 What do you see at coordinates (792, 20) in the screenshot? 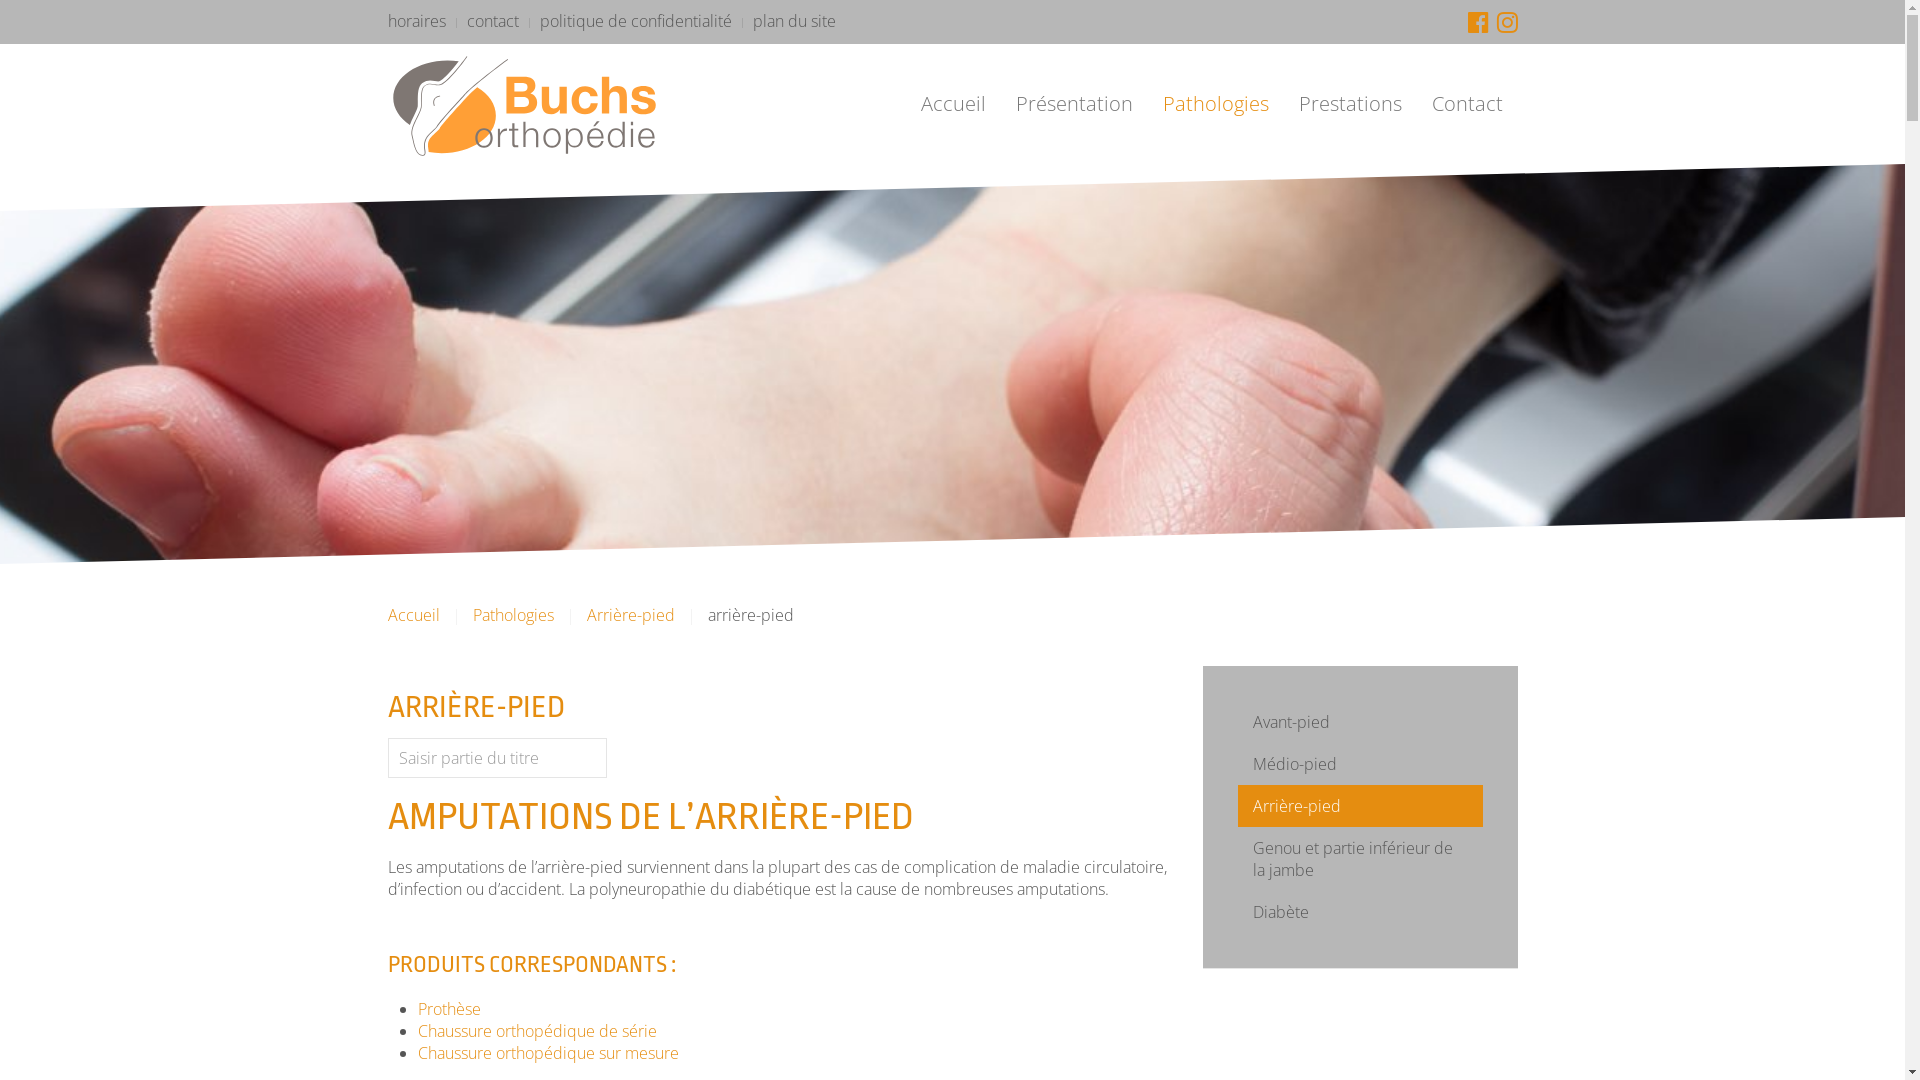
I see `'plan du site'` at bounding box center [792, 20].